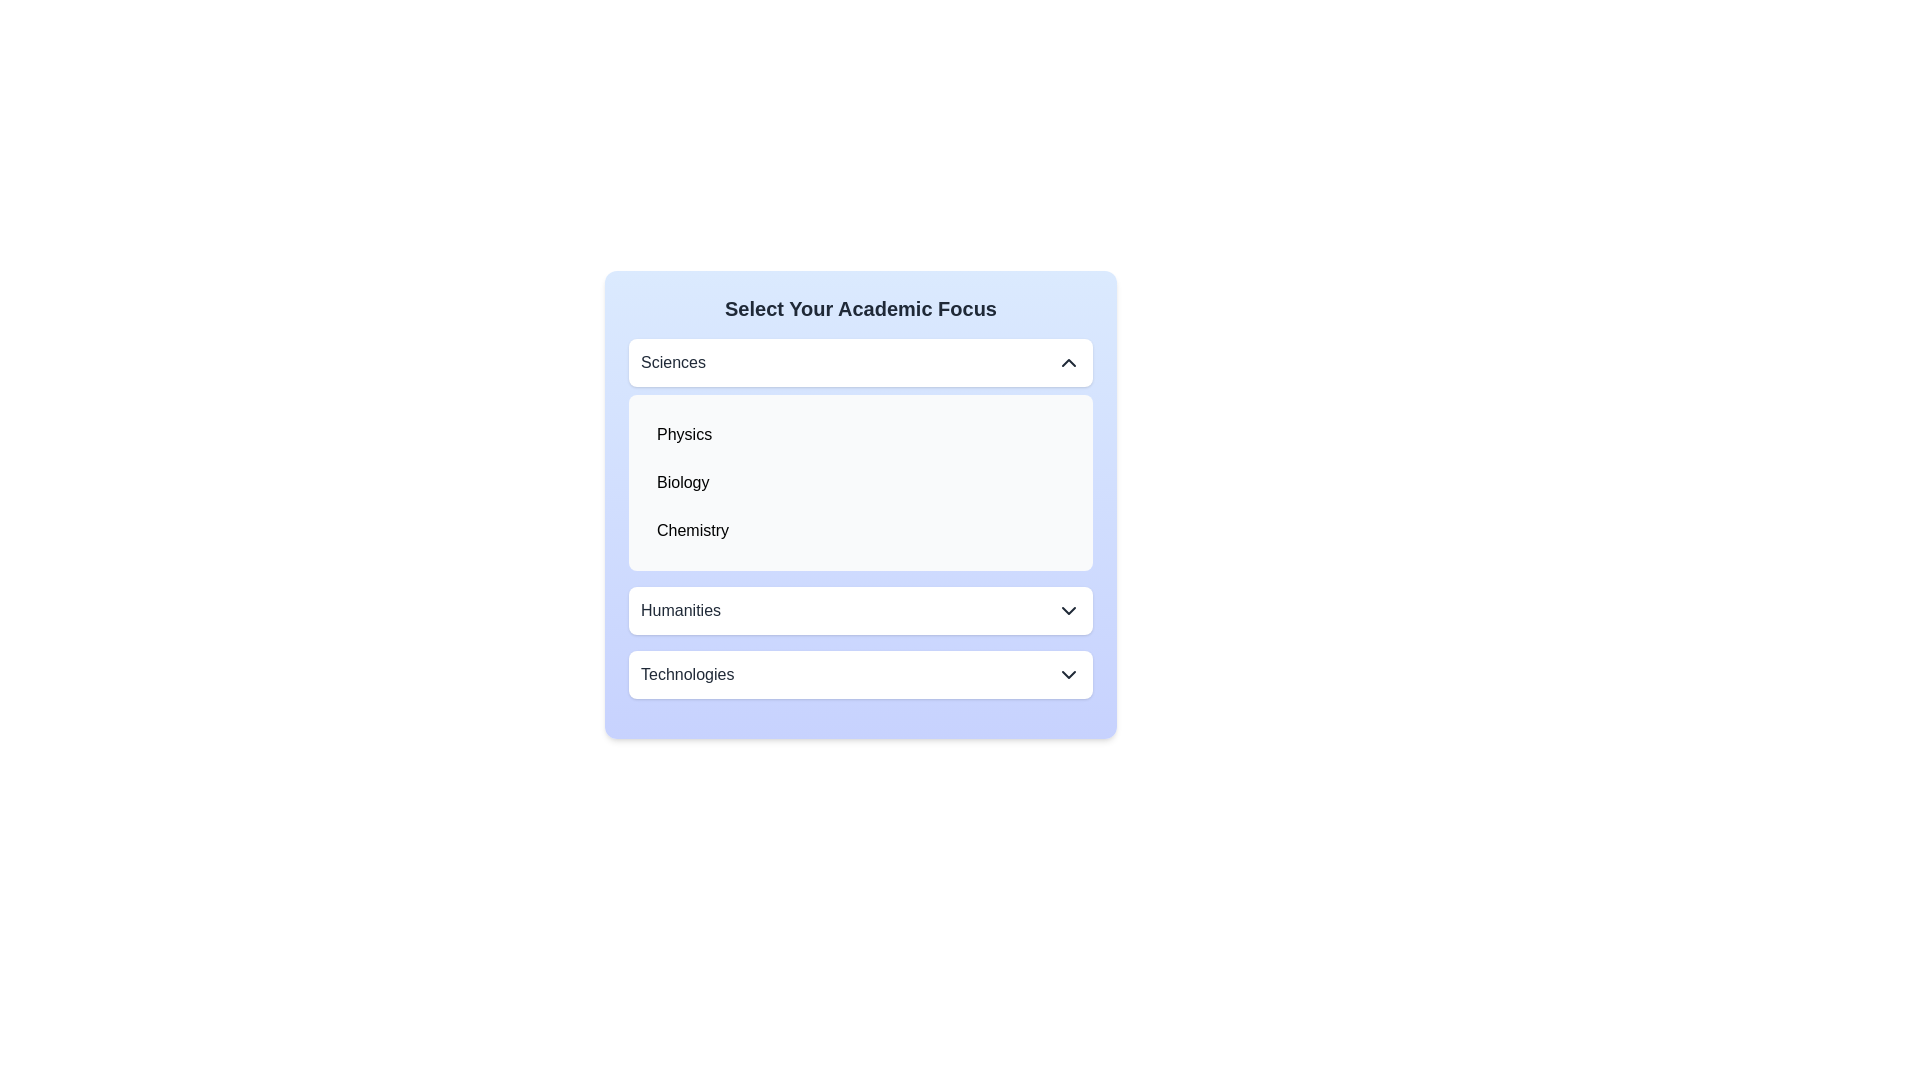 This screenshot has height=1080, width=1920. Describe the element at coordinates (683, 482) in the screenshot. I see `the selectable list item labeled 'Biology'` at that location.